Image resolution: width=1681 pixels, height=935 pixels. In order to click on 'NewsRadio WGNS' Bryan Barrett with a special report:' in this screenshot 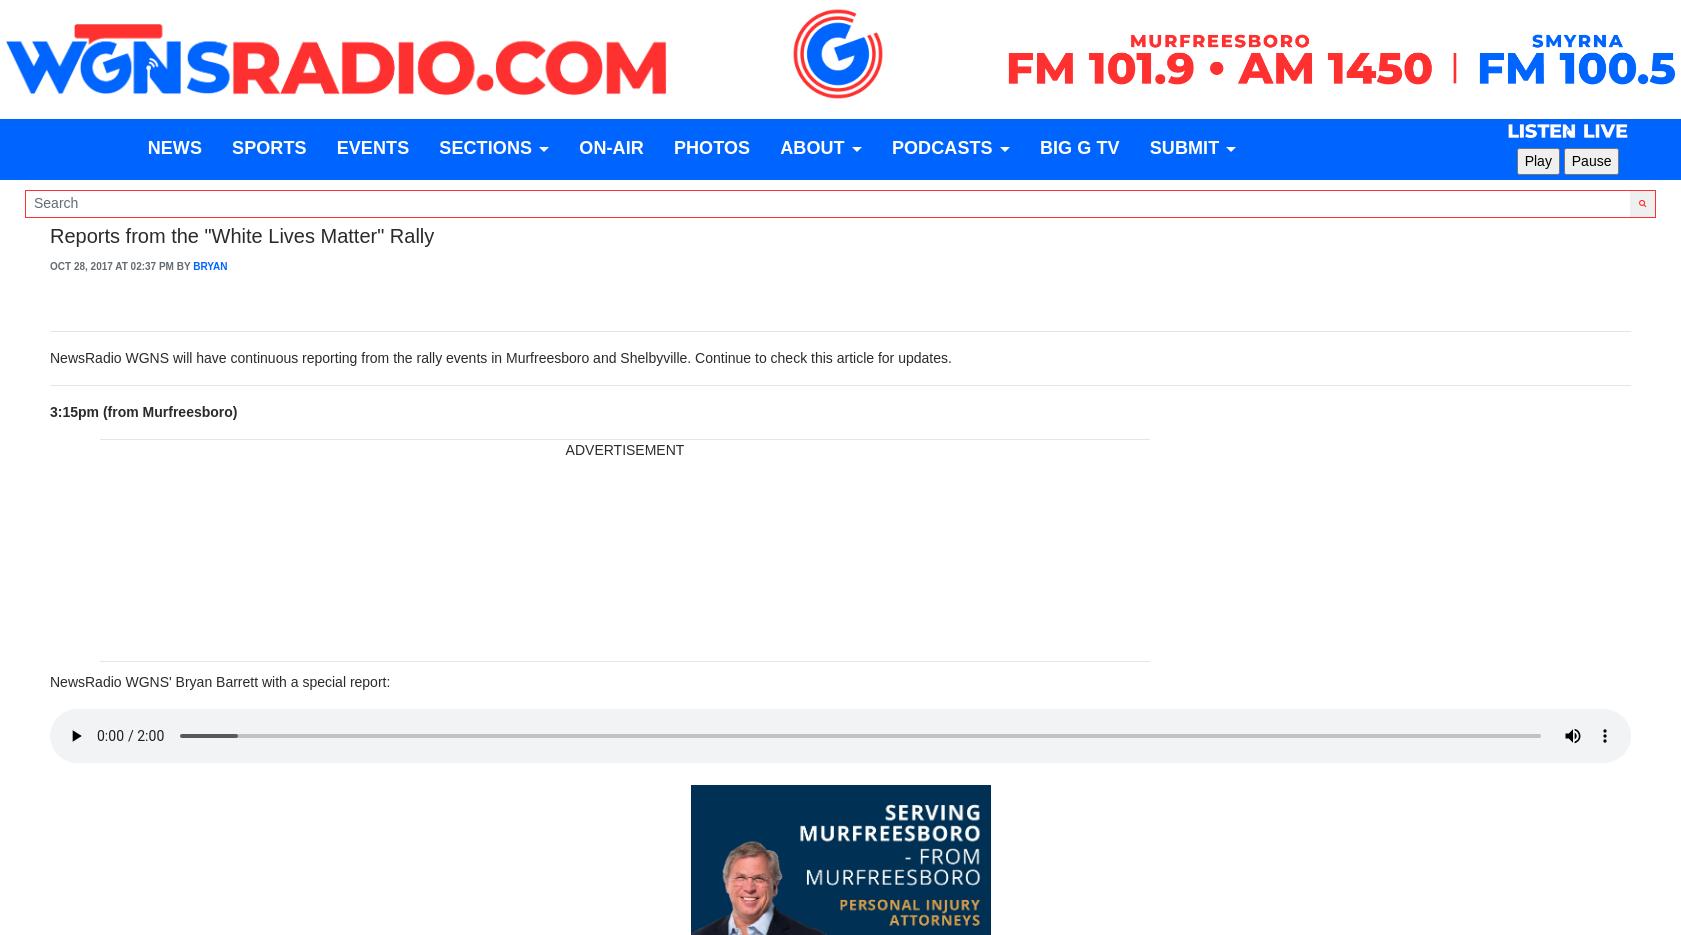, I will do `click(48, 680)`.